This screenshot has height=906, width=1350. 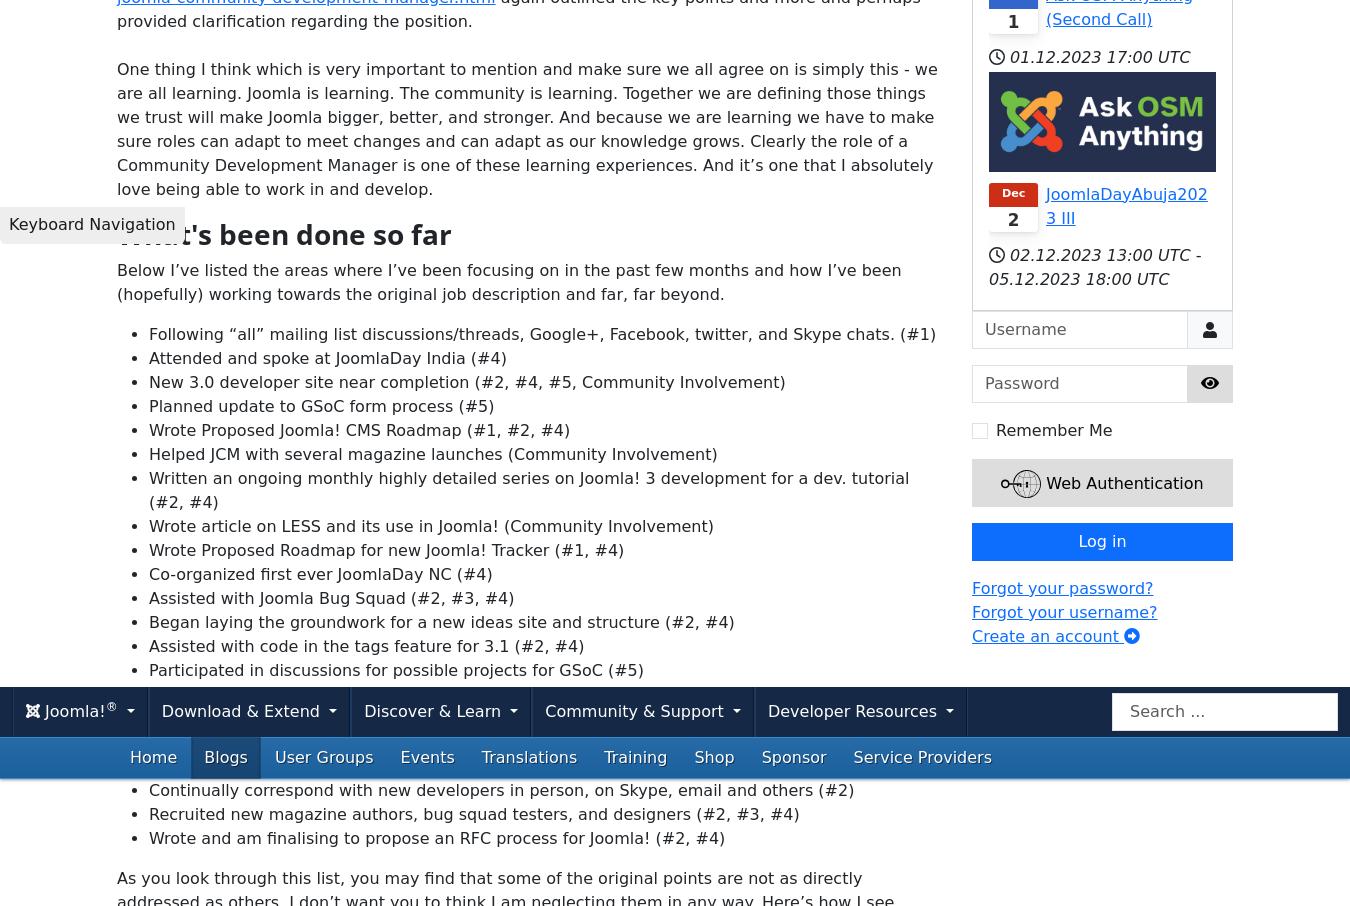 I want to click on 'facebook', so click(x=375, y=654).